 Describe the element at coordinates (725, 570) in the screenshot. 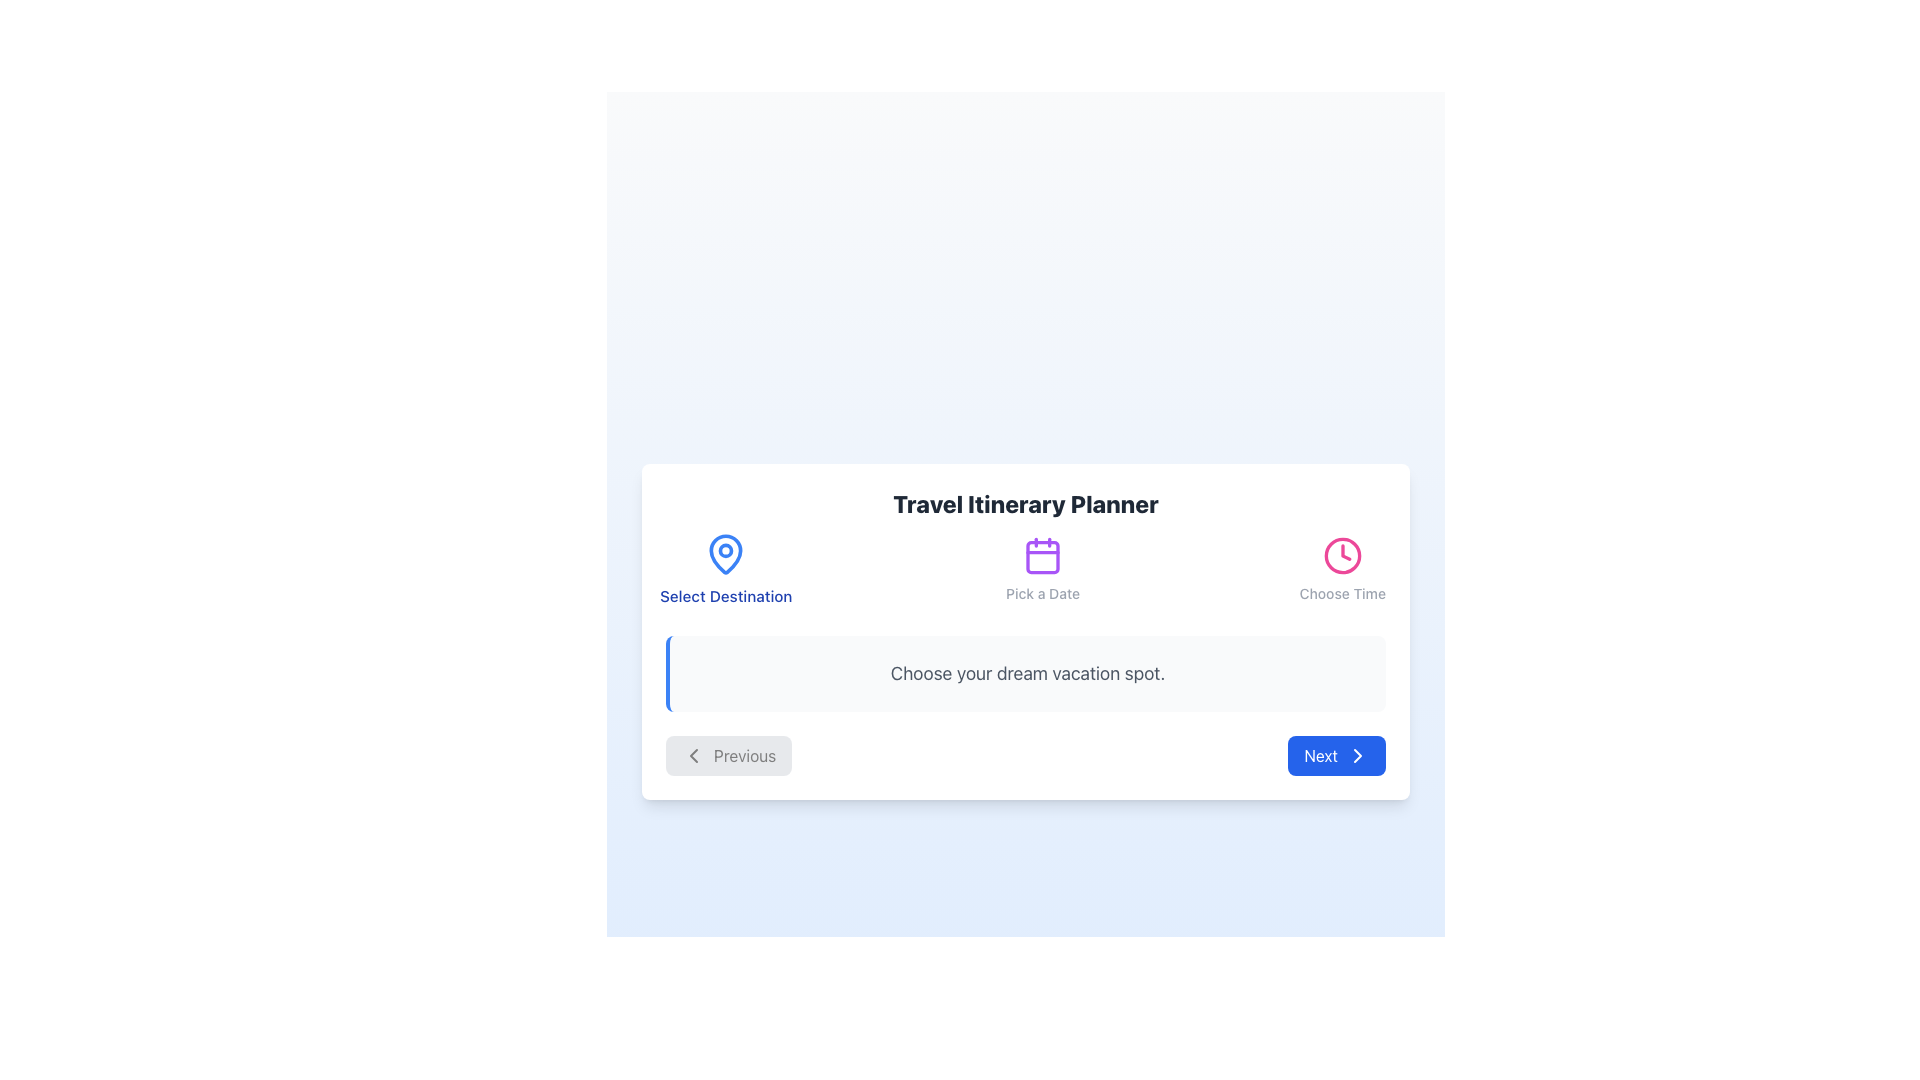

I see `the button labeled 'Select Destination' which is the leftmost component in the 'Travel Itinerary Planner' section, featuring a blue map pin icon above blue text` at that location.